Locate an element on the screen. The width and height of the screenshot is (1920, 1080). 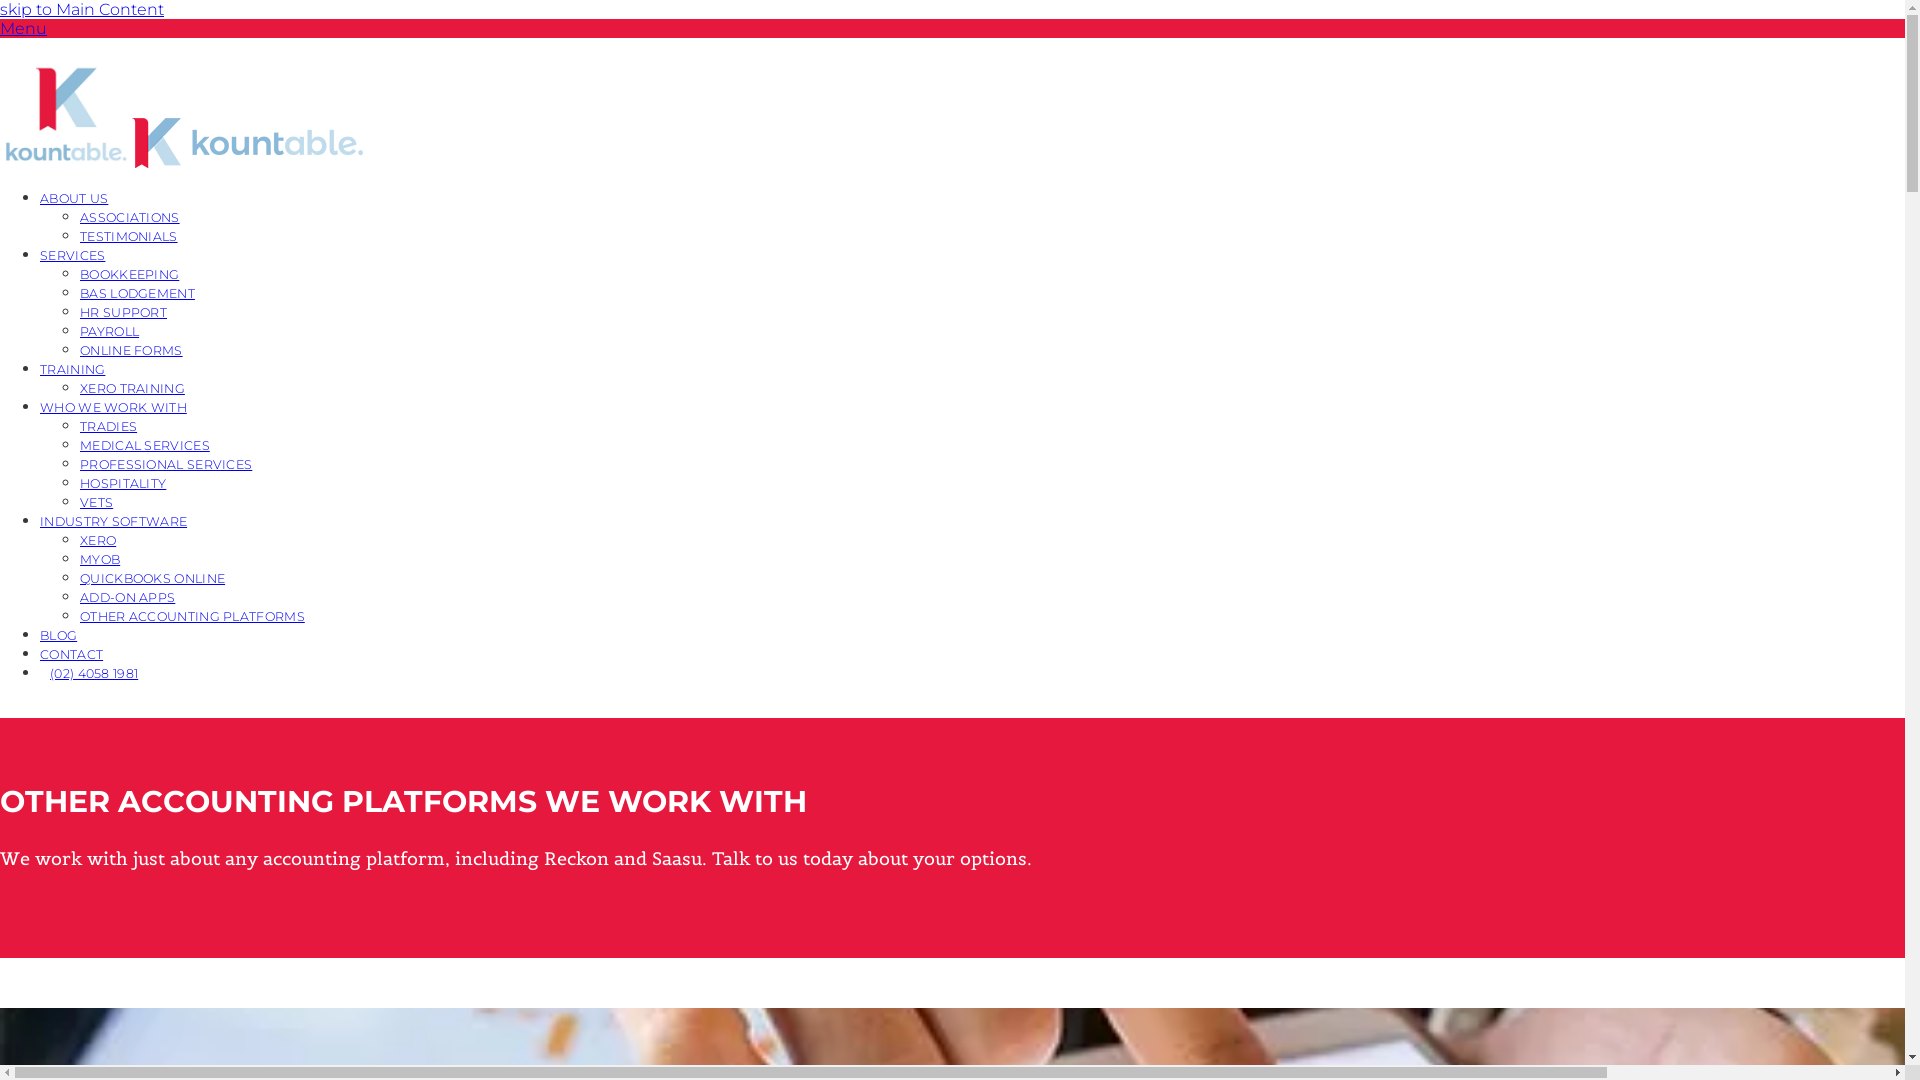
'BOOKKEEPING' is located at coordinates (128, 273).